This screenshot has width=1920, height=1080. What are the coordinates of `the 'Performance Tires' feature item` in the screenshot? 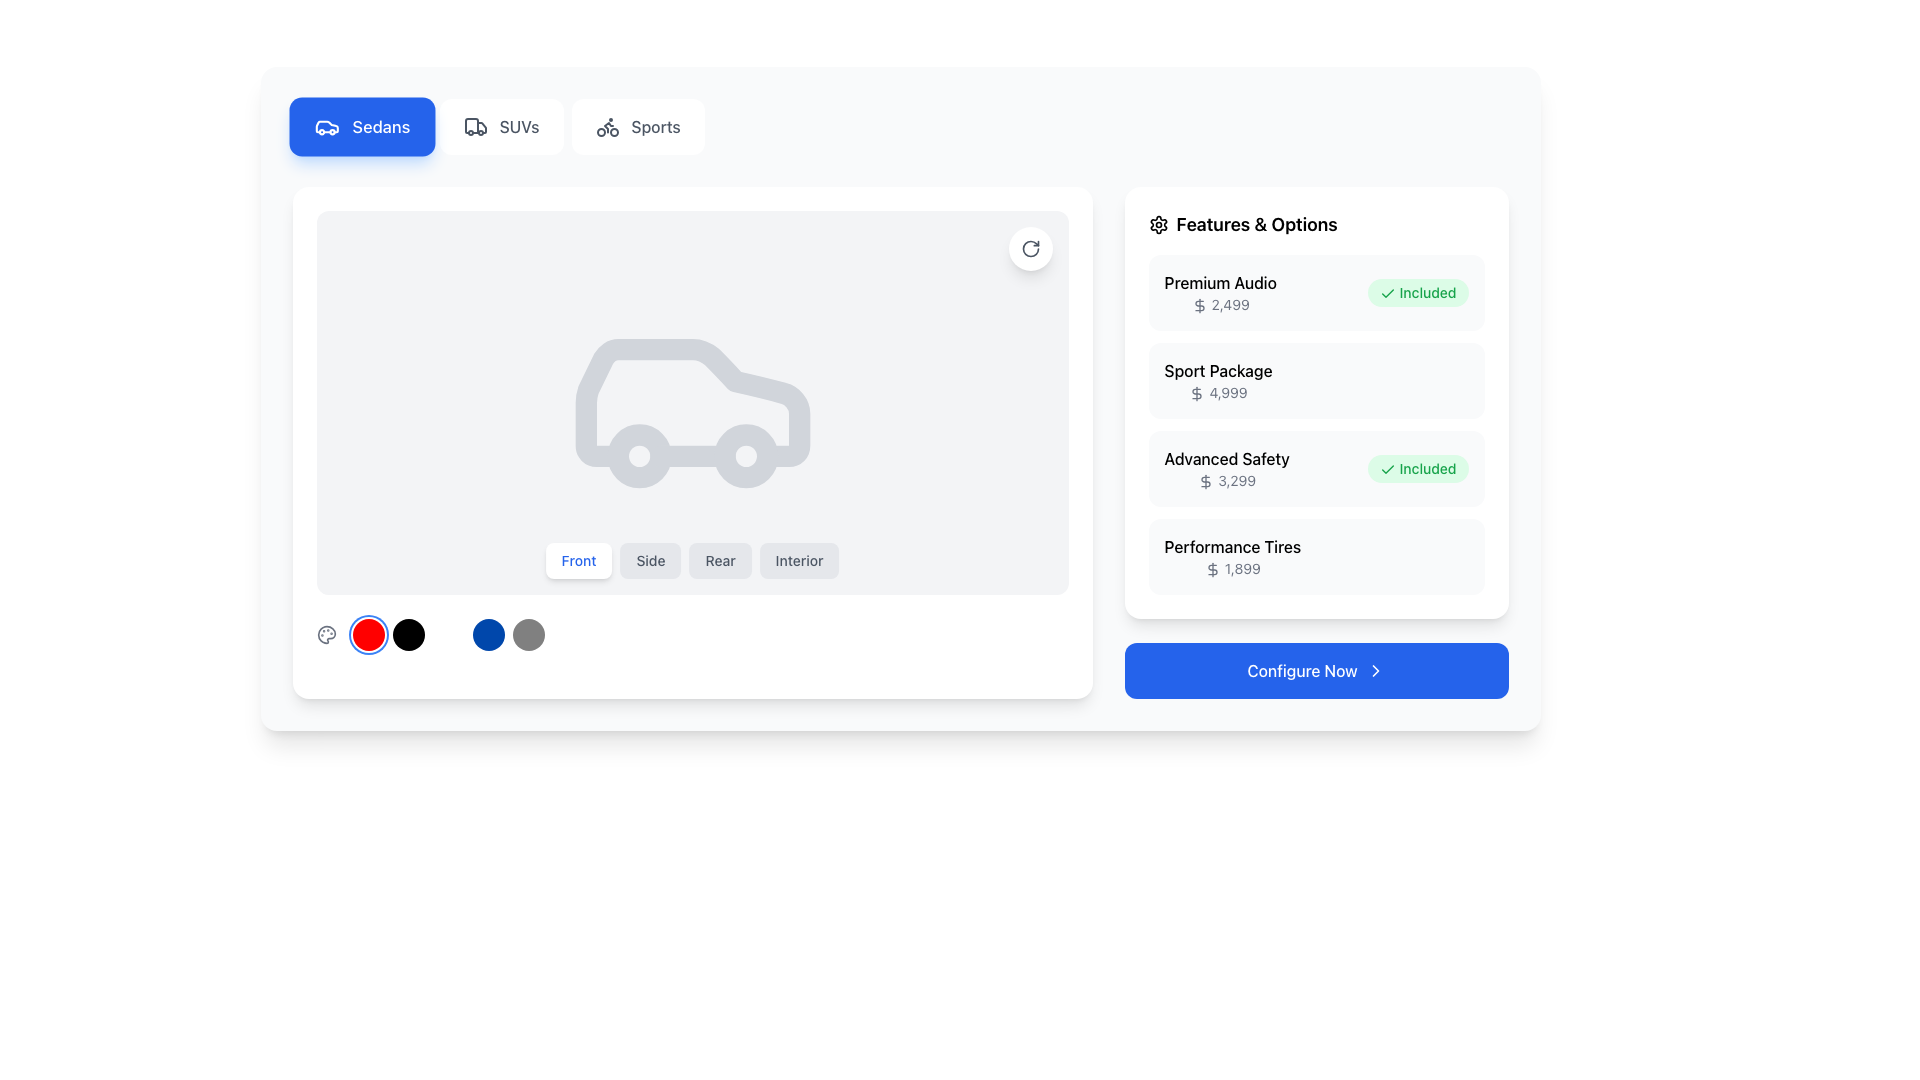 It's located at (1316, 556).